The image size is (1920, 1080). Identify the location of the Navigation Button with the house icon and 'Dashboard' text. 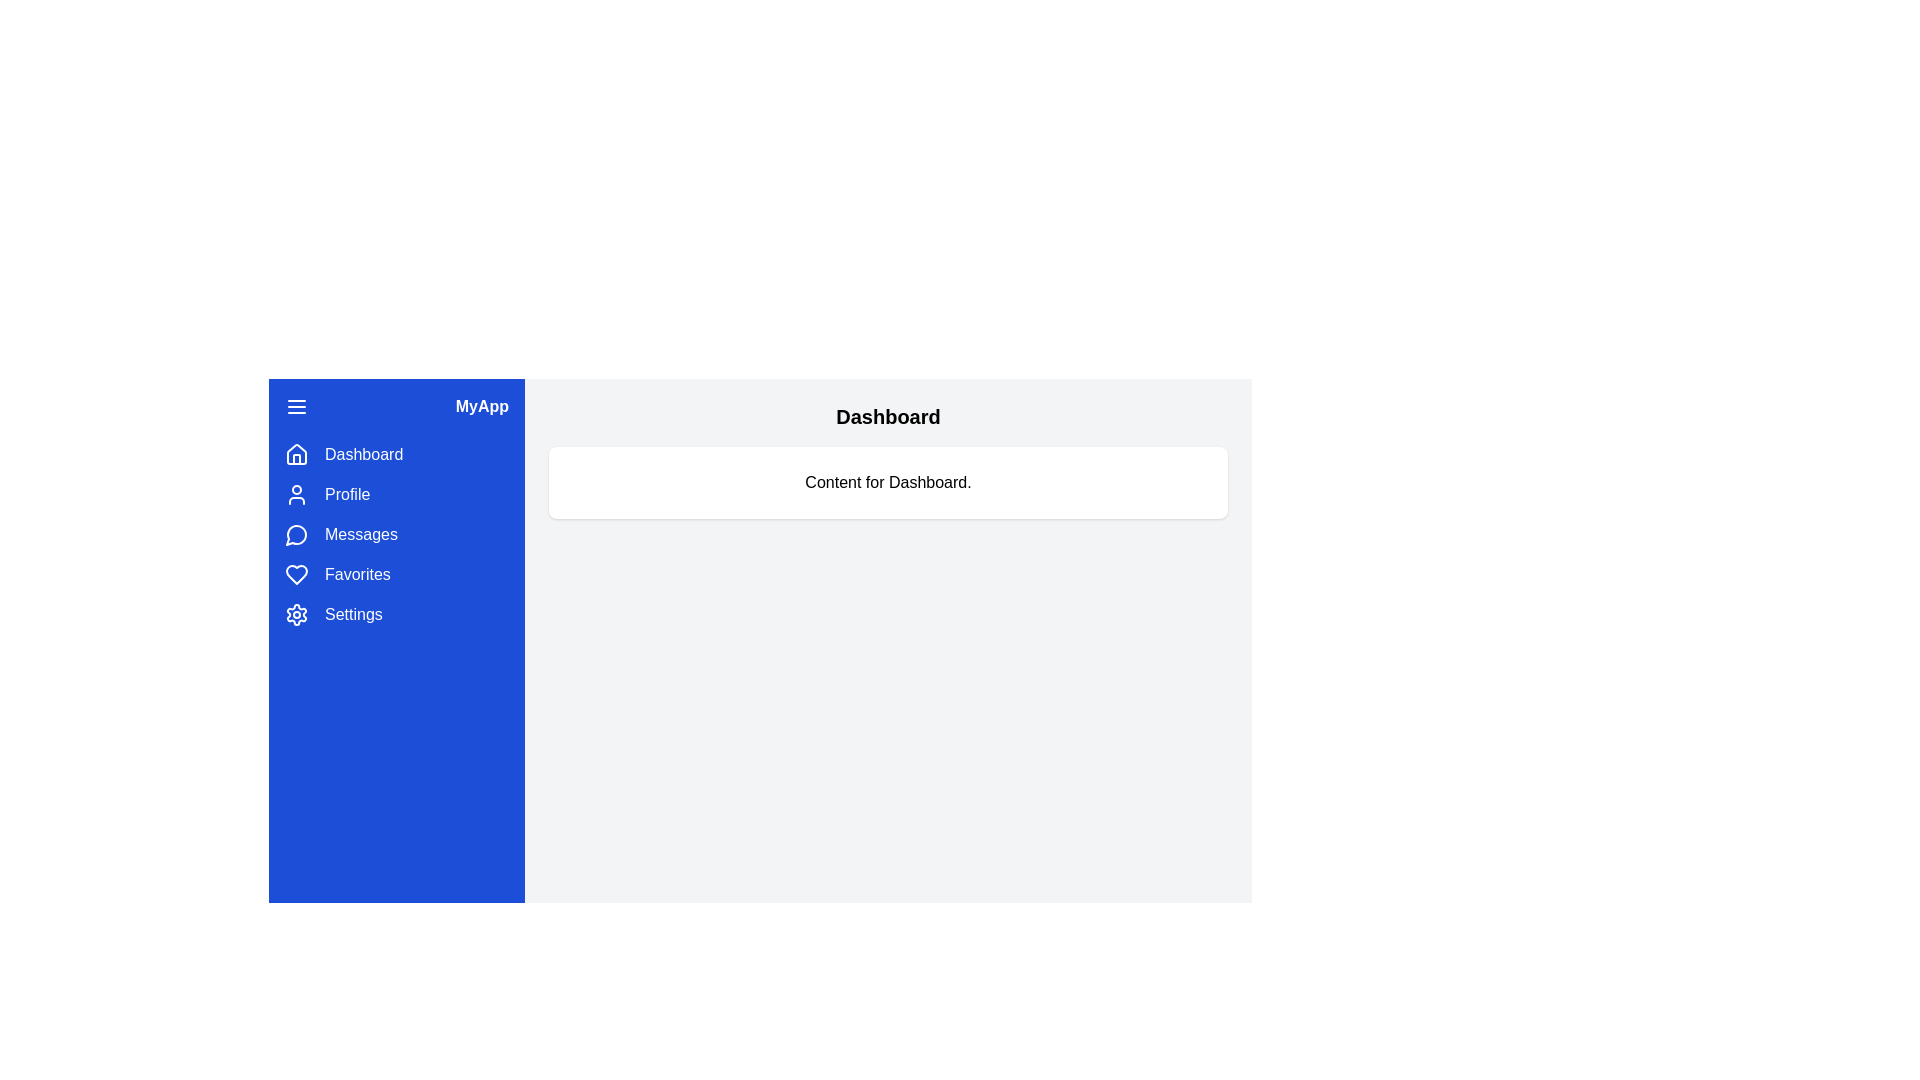
(397, 455).